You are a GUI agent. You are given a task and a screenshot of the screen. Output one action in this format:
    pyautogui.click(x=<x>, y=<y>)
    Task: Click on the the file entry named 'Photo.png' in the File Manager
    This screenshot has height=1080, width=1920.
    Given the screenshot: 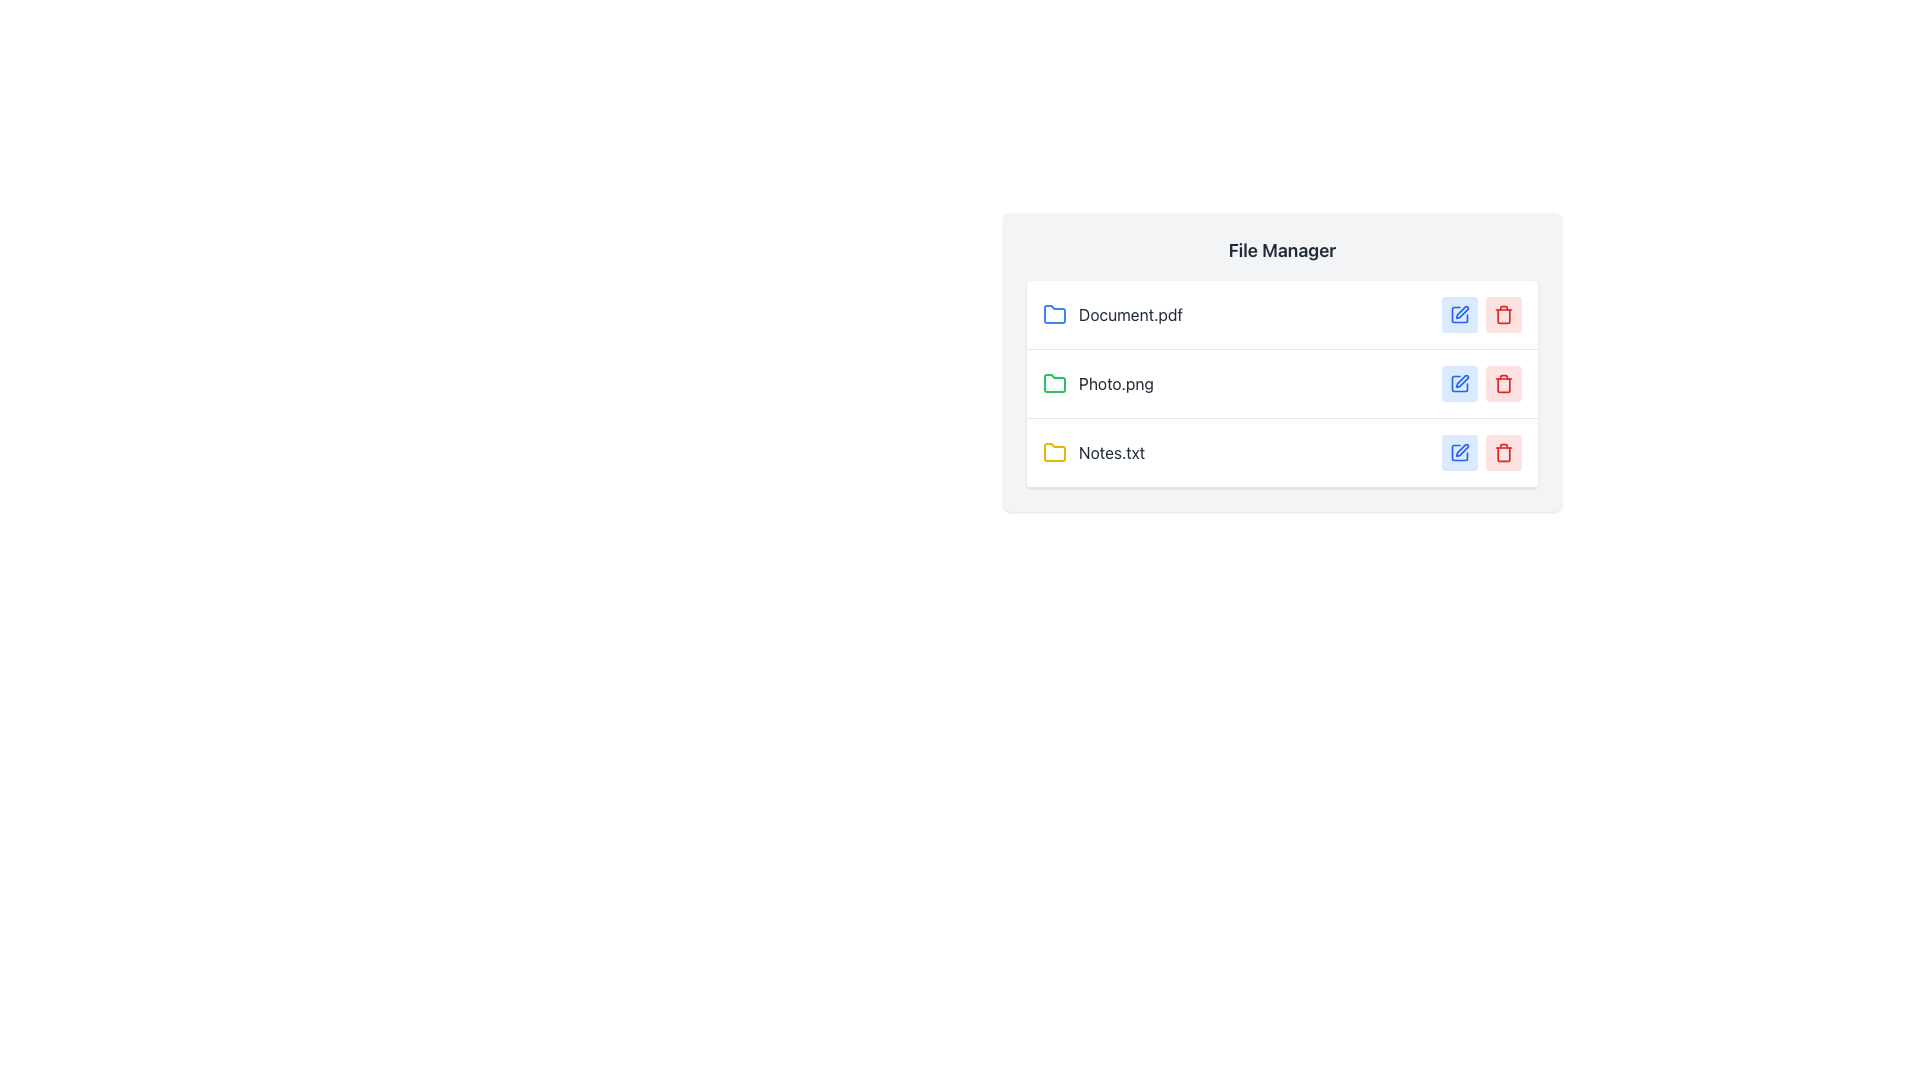 What is the action you would take?
    pyautogui.click(x=1282, y=362)
    